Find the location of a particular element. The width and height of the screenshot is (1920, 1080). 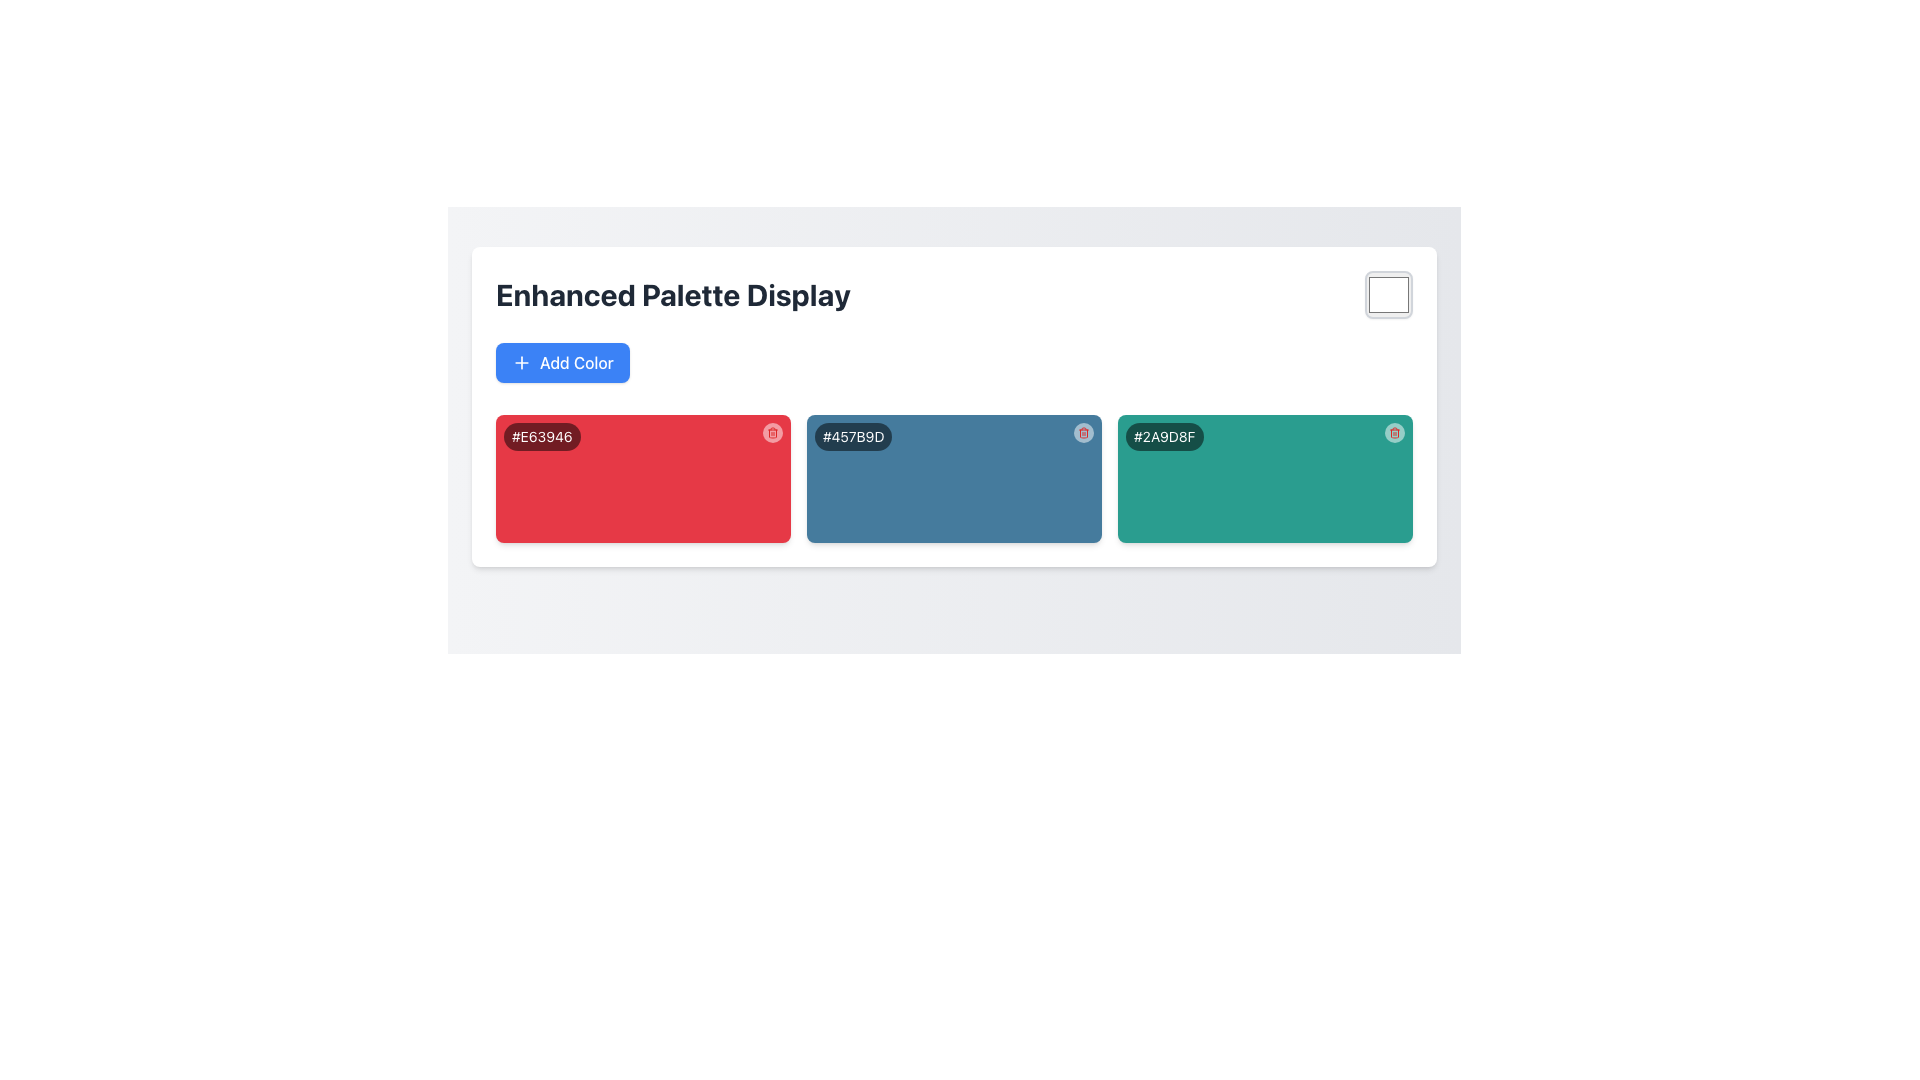

the center of the blue color swatch card, which is the second rectangle in a horizontal group of three, located below the 'Add Color' button is located at coordinates (953, 478).